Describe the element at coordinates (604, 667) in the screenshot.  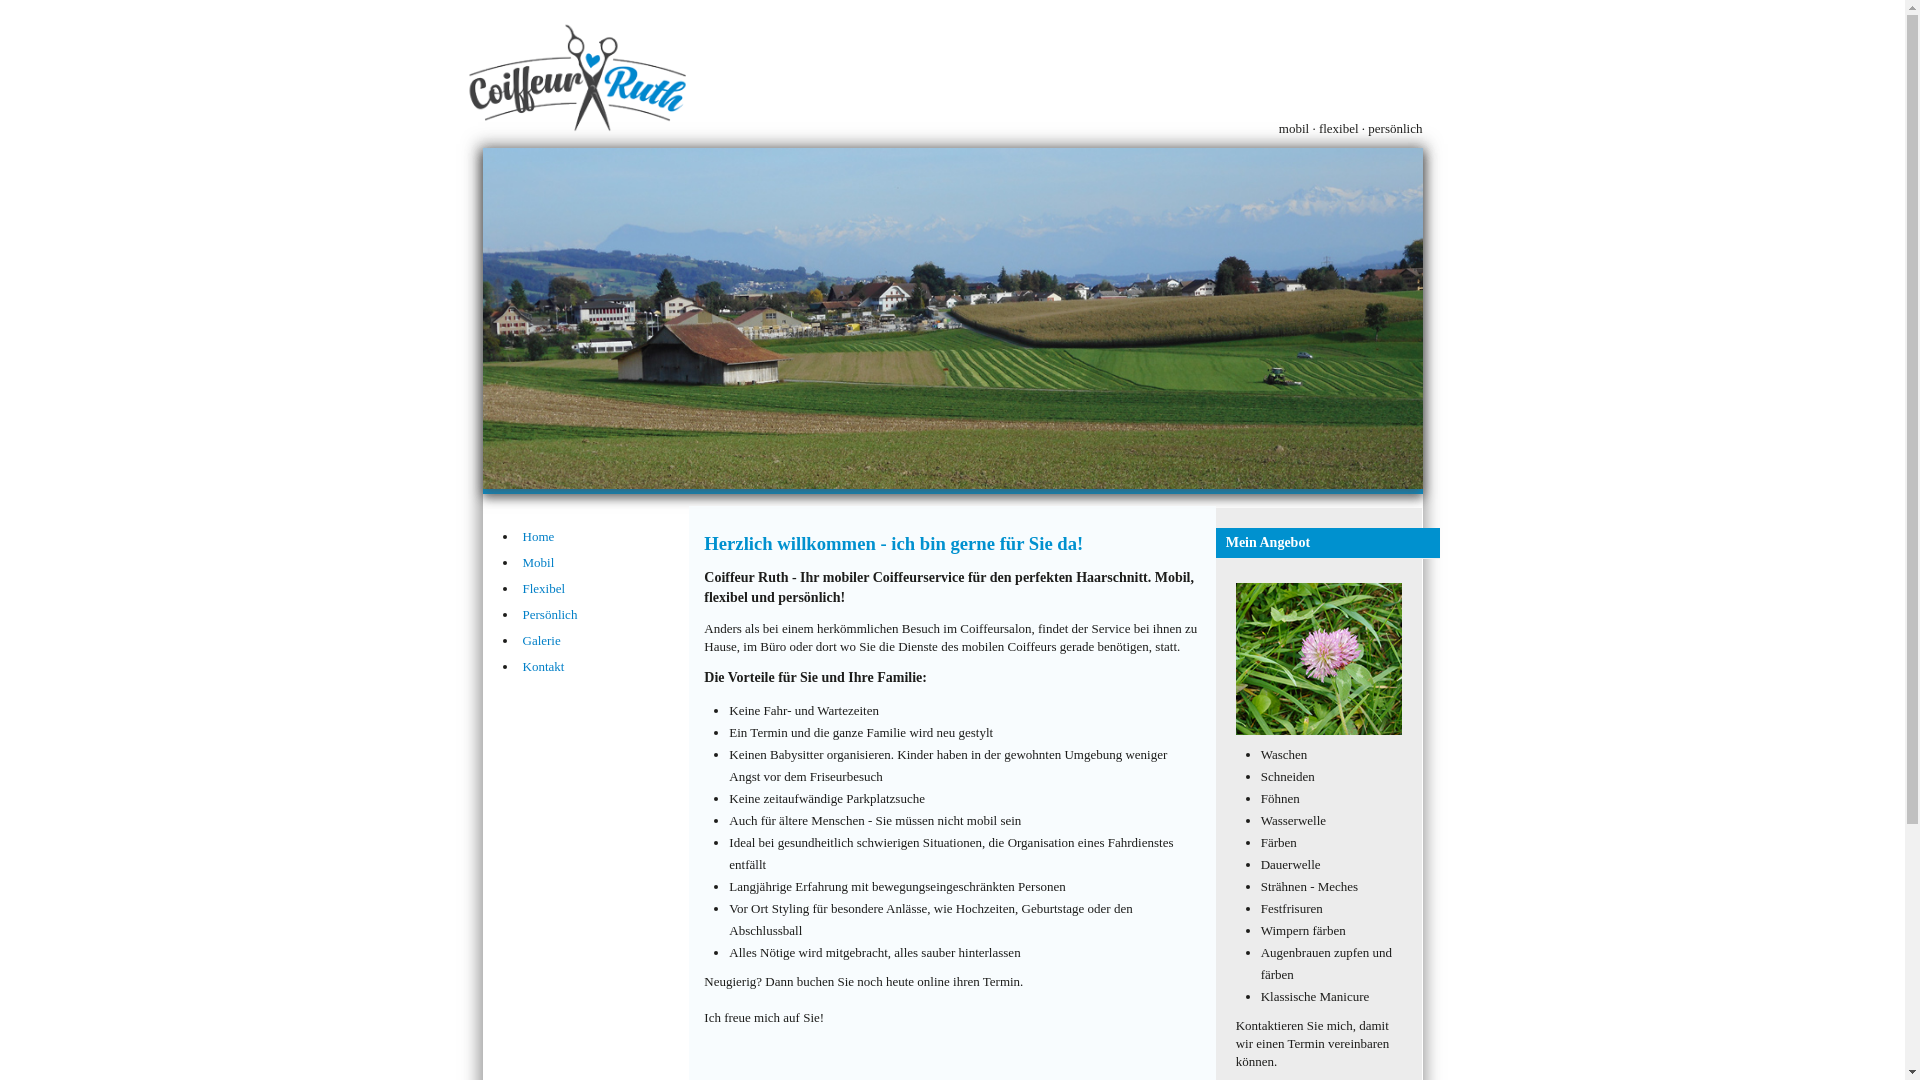
I see `'Kontakt'` at that location.